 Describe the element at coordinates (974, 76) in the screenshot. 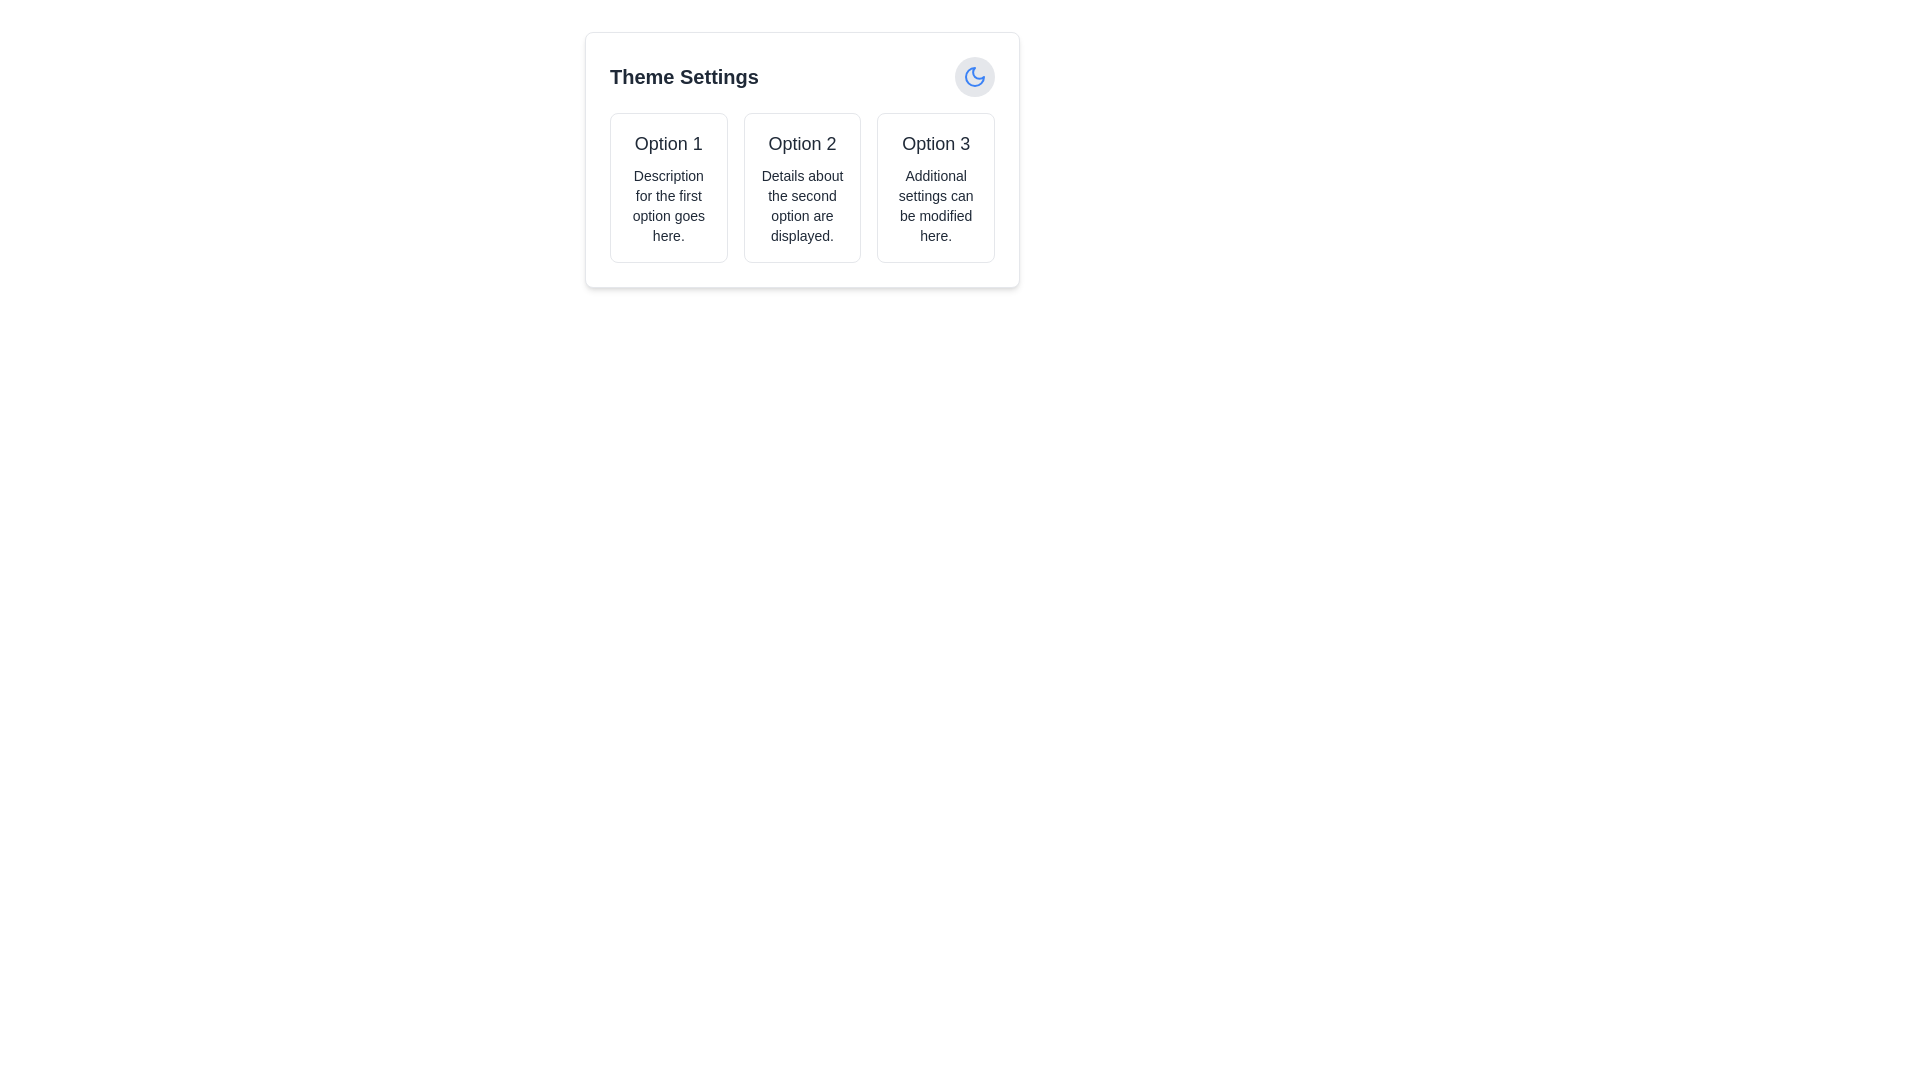

I see `the bold blue crescent moon icon located in the top-right corner of the 'Theme Settings' card` at that location.